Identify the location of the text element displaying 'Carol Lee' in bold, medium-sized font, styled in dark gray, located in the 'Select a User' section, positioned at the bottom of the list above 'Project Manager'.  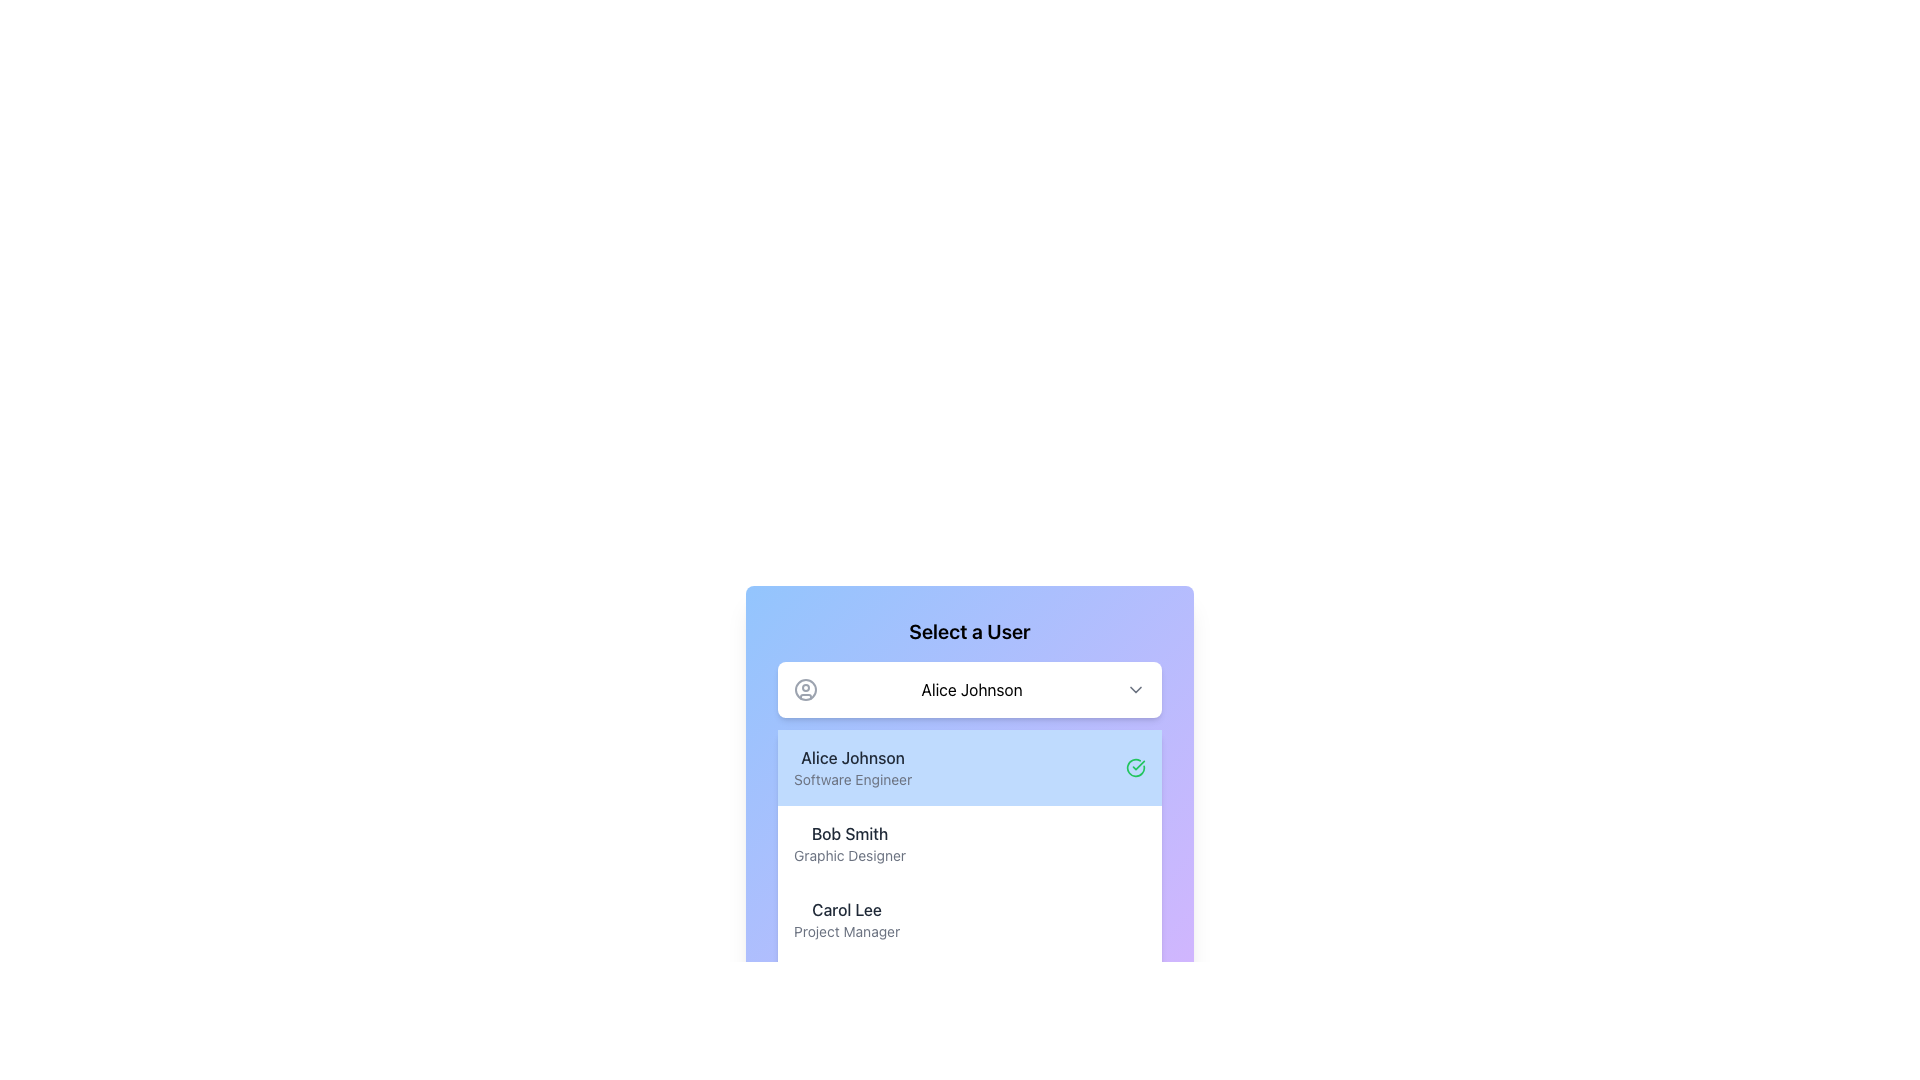
(847, 910).